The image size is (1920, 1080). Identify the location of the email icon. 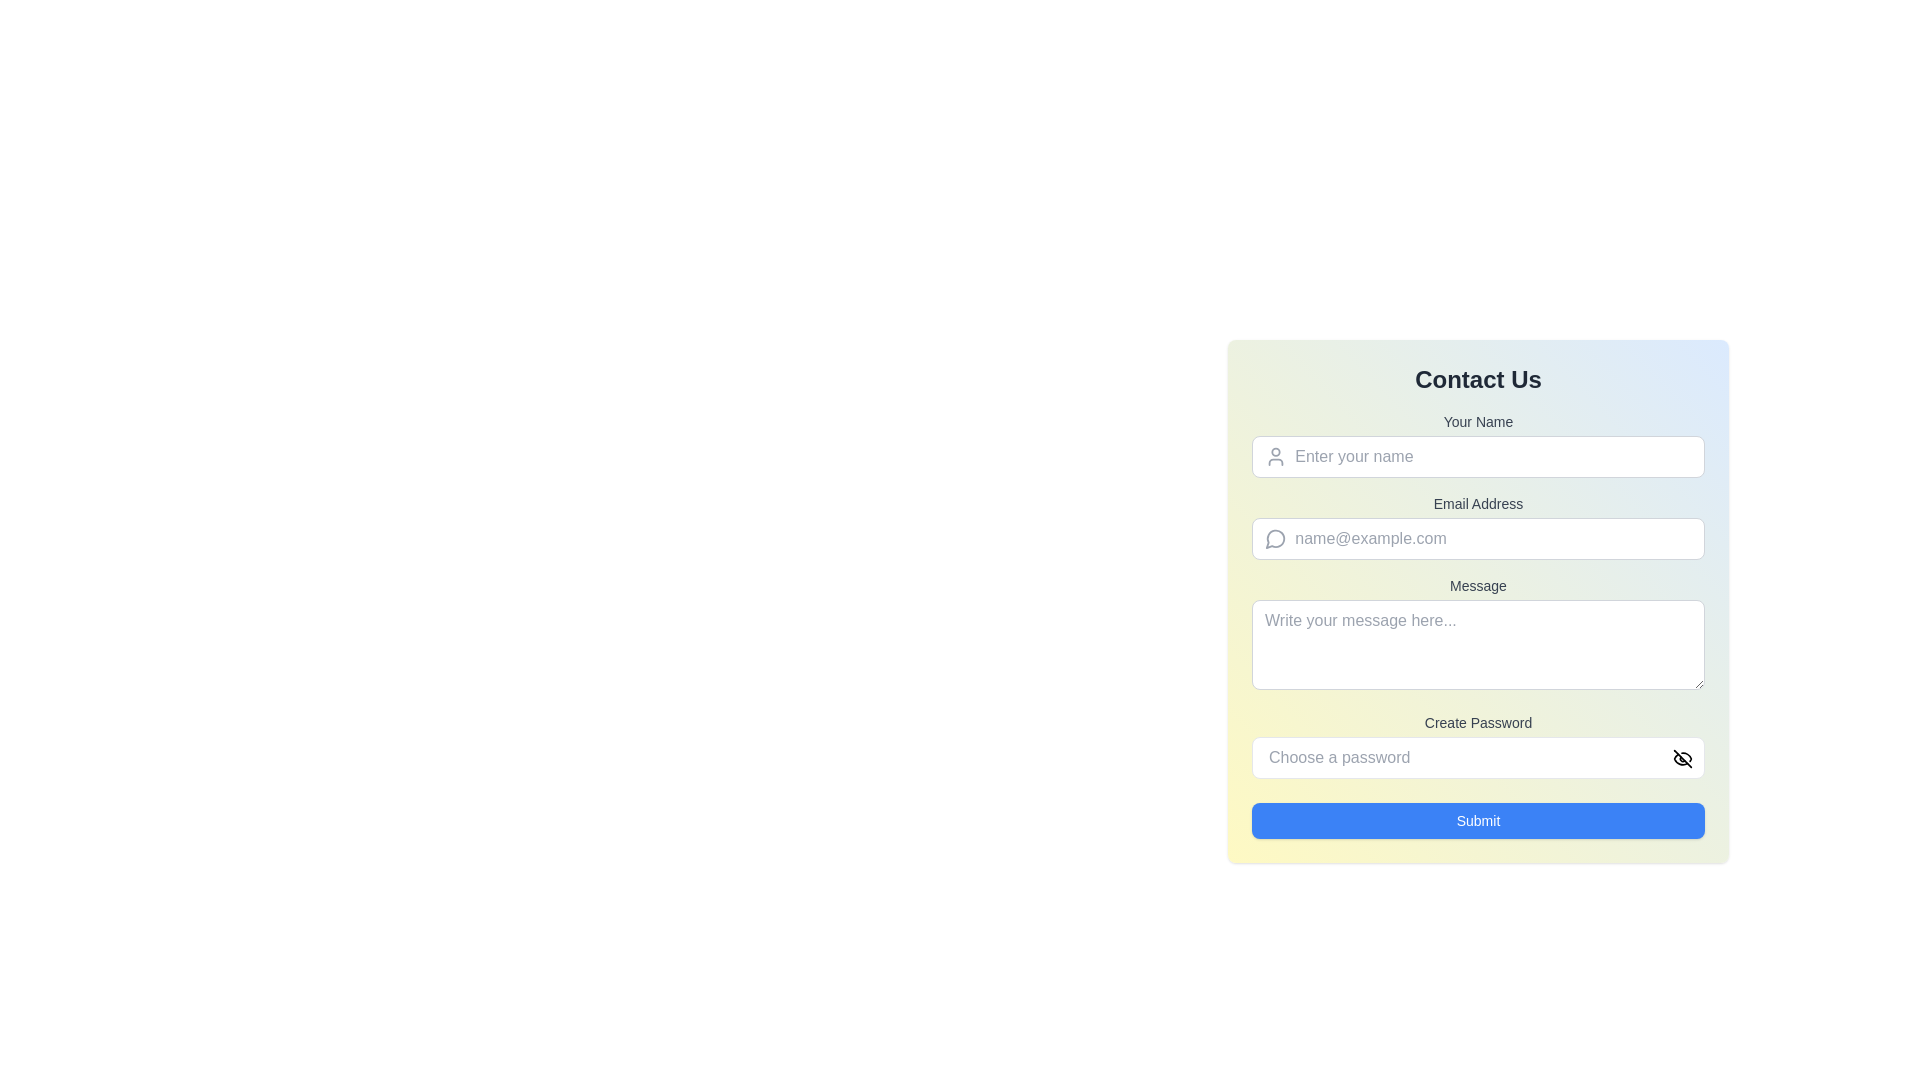
(1275, 538).